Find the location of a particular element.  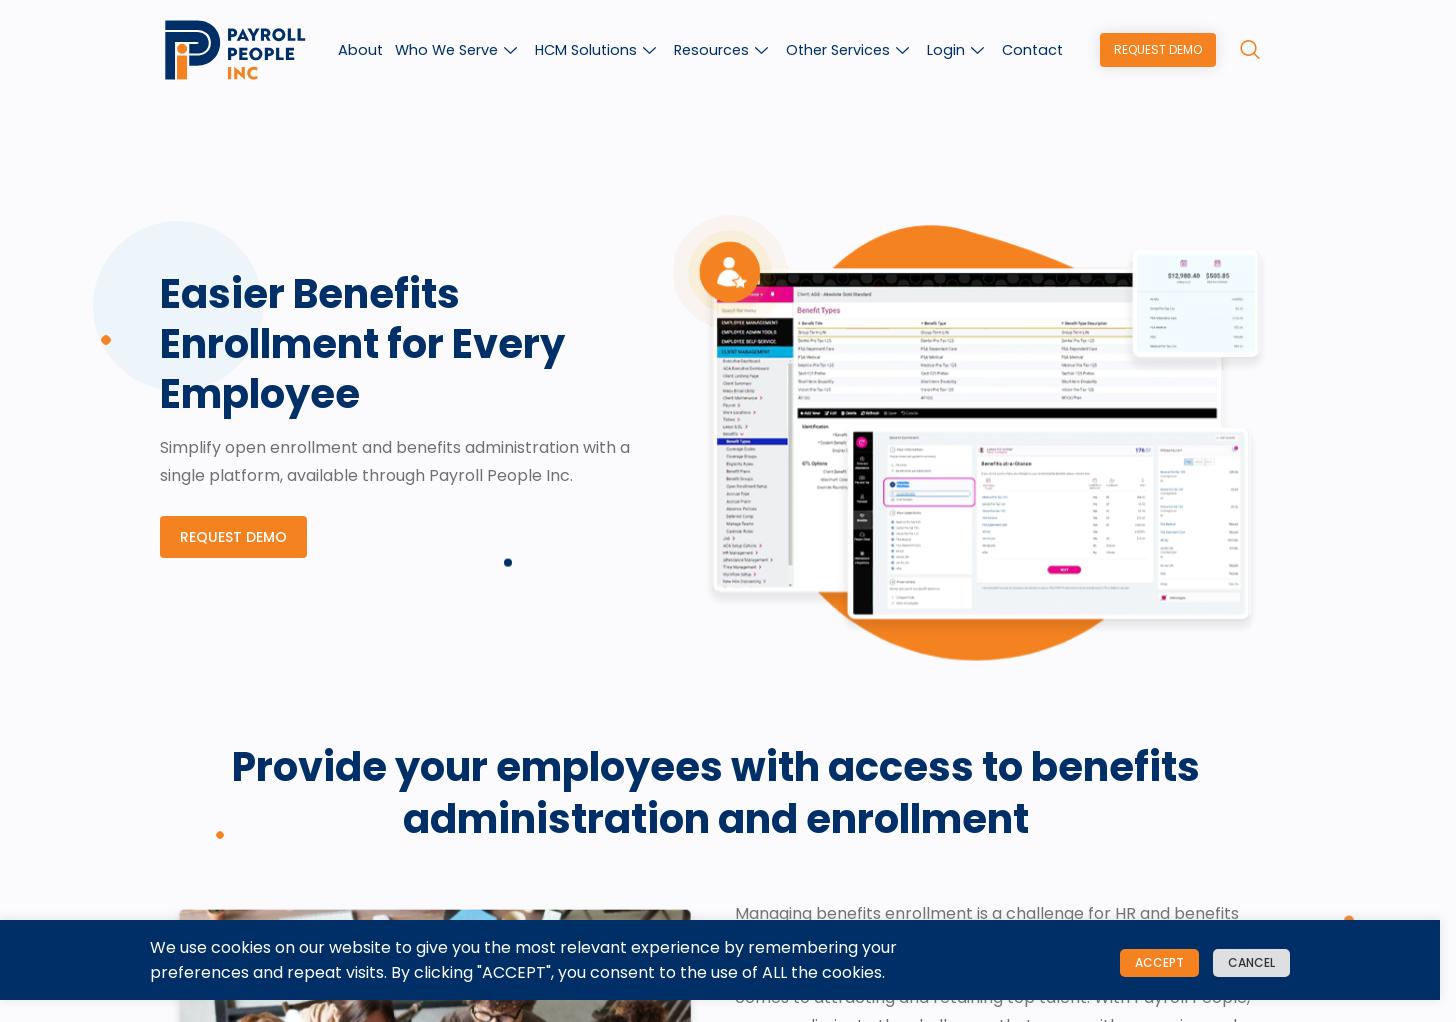

'The ease and simplicity of managing your team across multiple devices.' is located at coordinates (1110, 143).